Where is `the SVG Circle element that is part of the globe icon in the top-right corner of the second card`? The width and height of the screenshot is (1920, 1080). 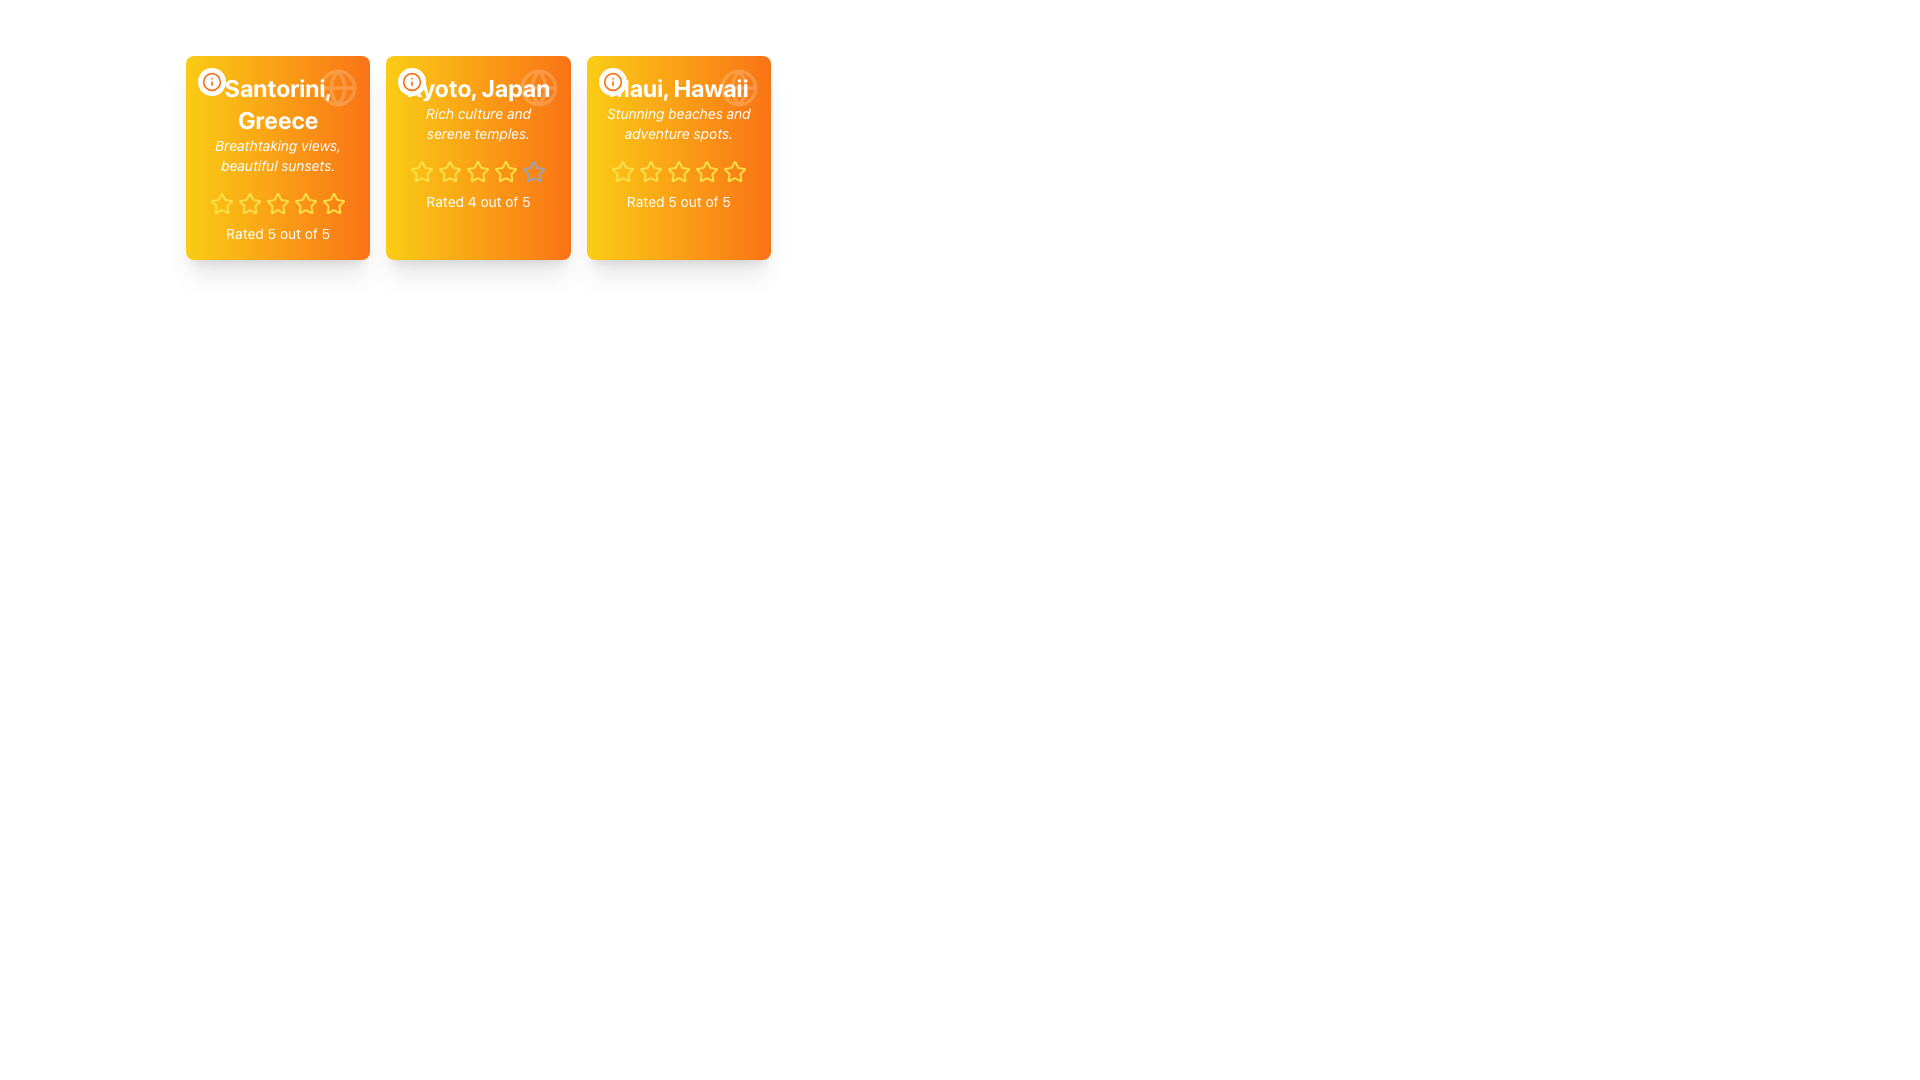 the SVG Circle element that is part of the globe icon in the top-right corner of the second card is located at coordinates (538, 87).